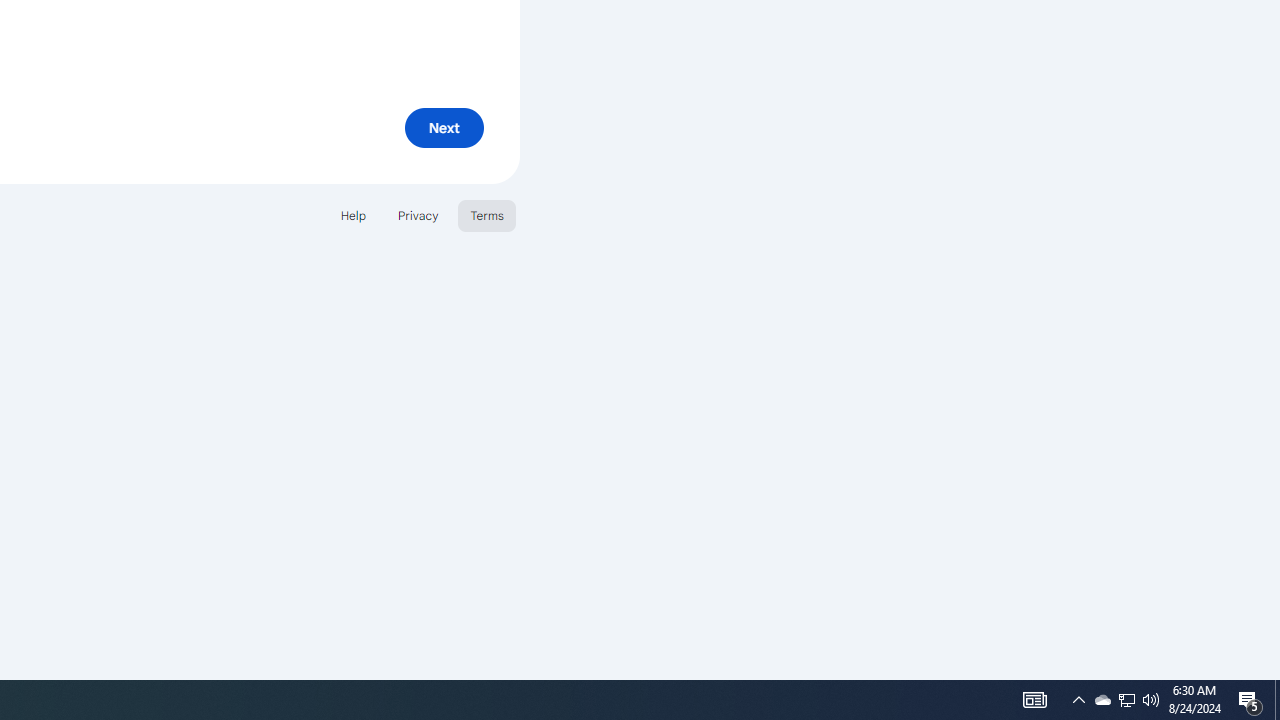  I want to click on 'Privacy', so click(416, 215).